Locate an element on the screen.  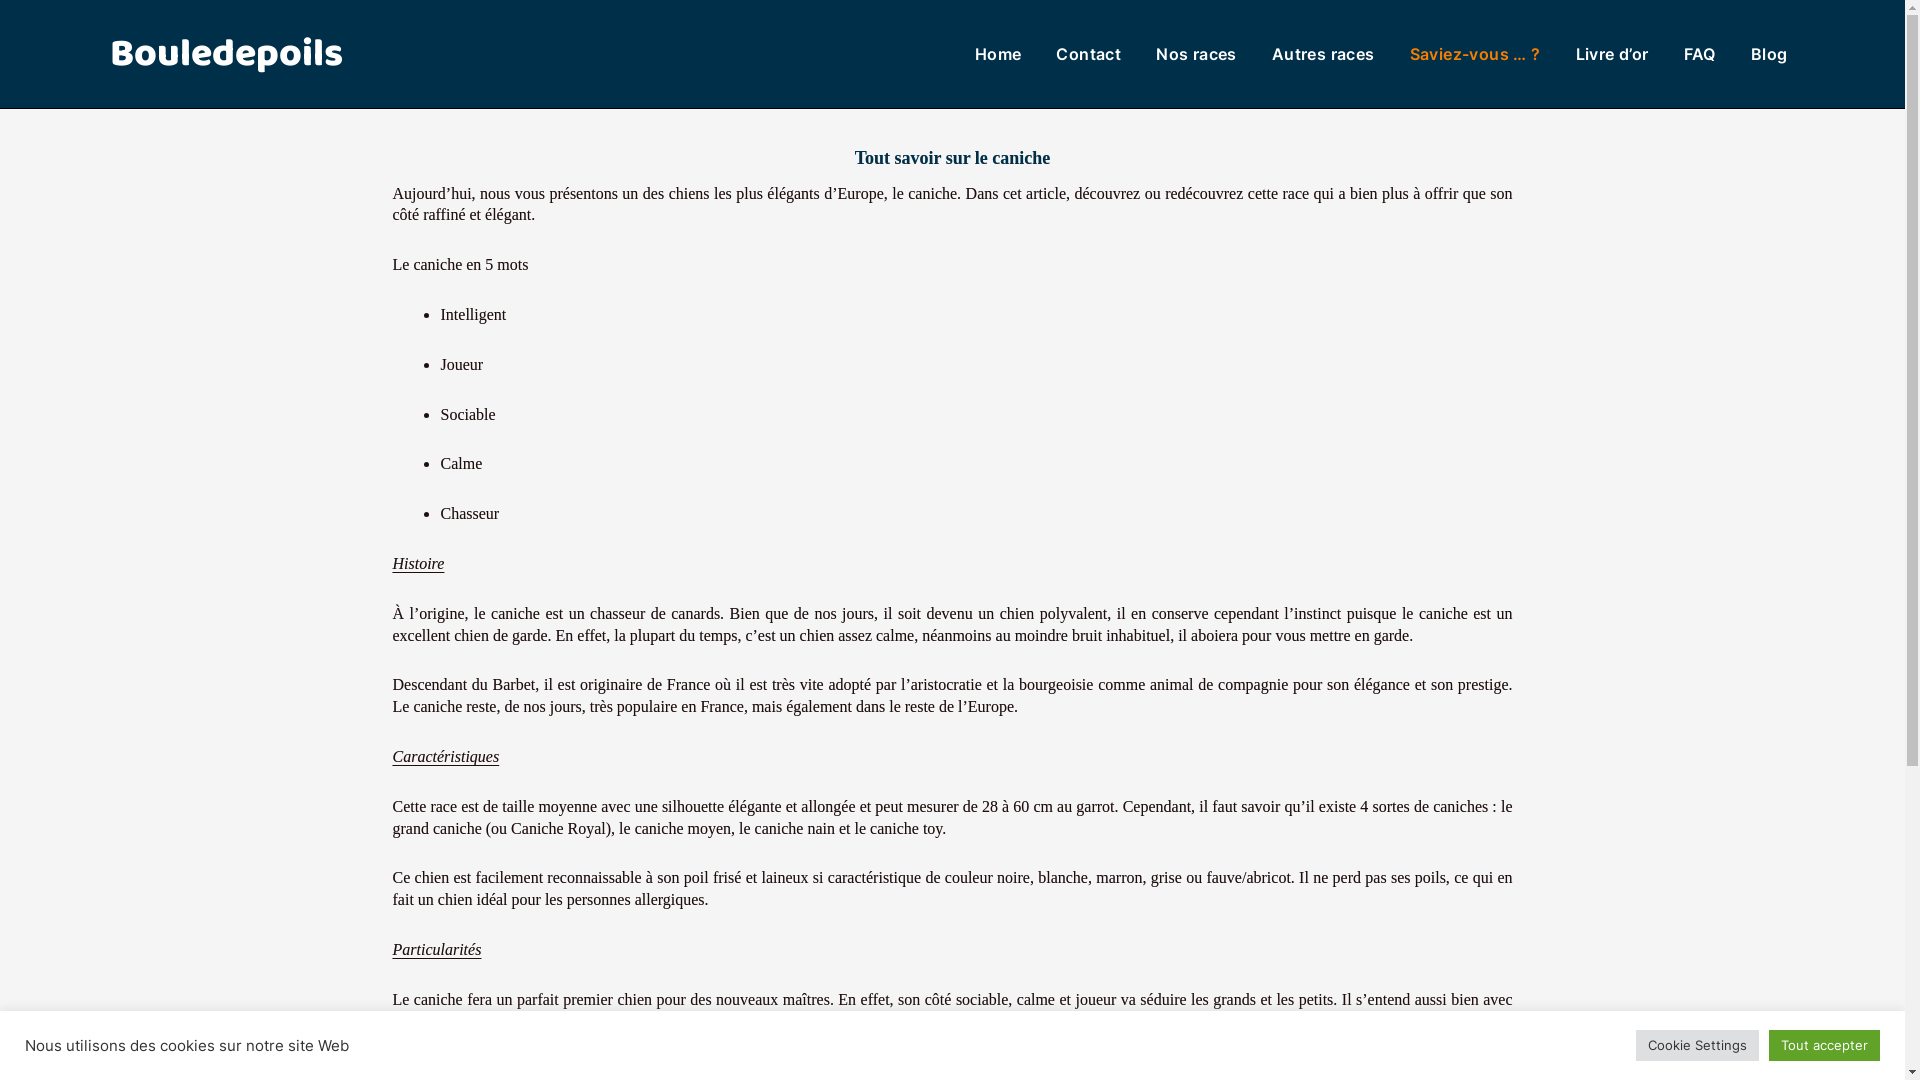
'Nos races' is located at coordinates (1196, 53).